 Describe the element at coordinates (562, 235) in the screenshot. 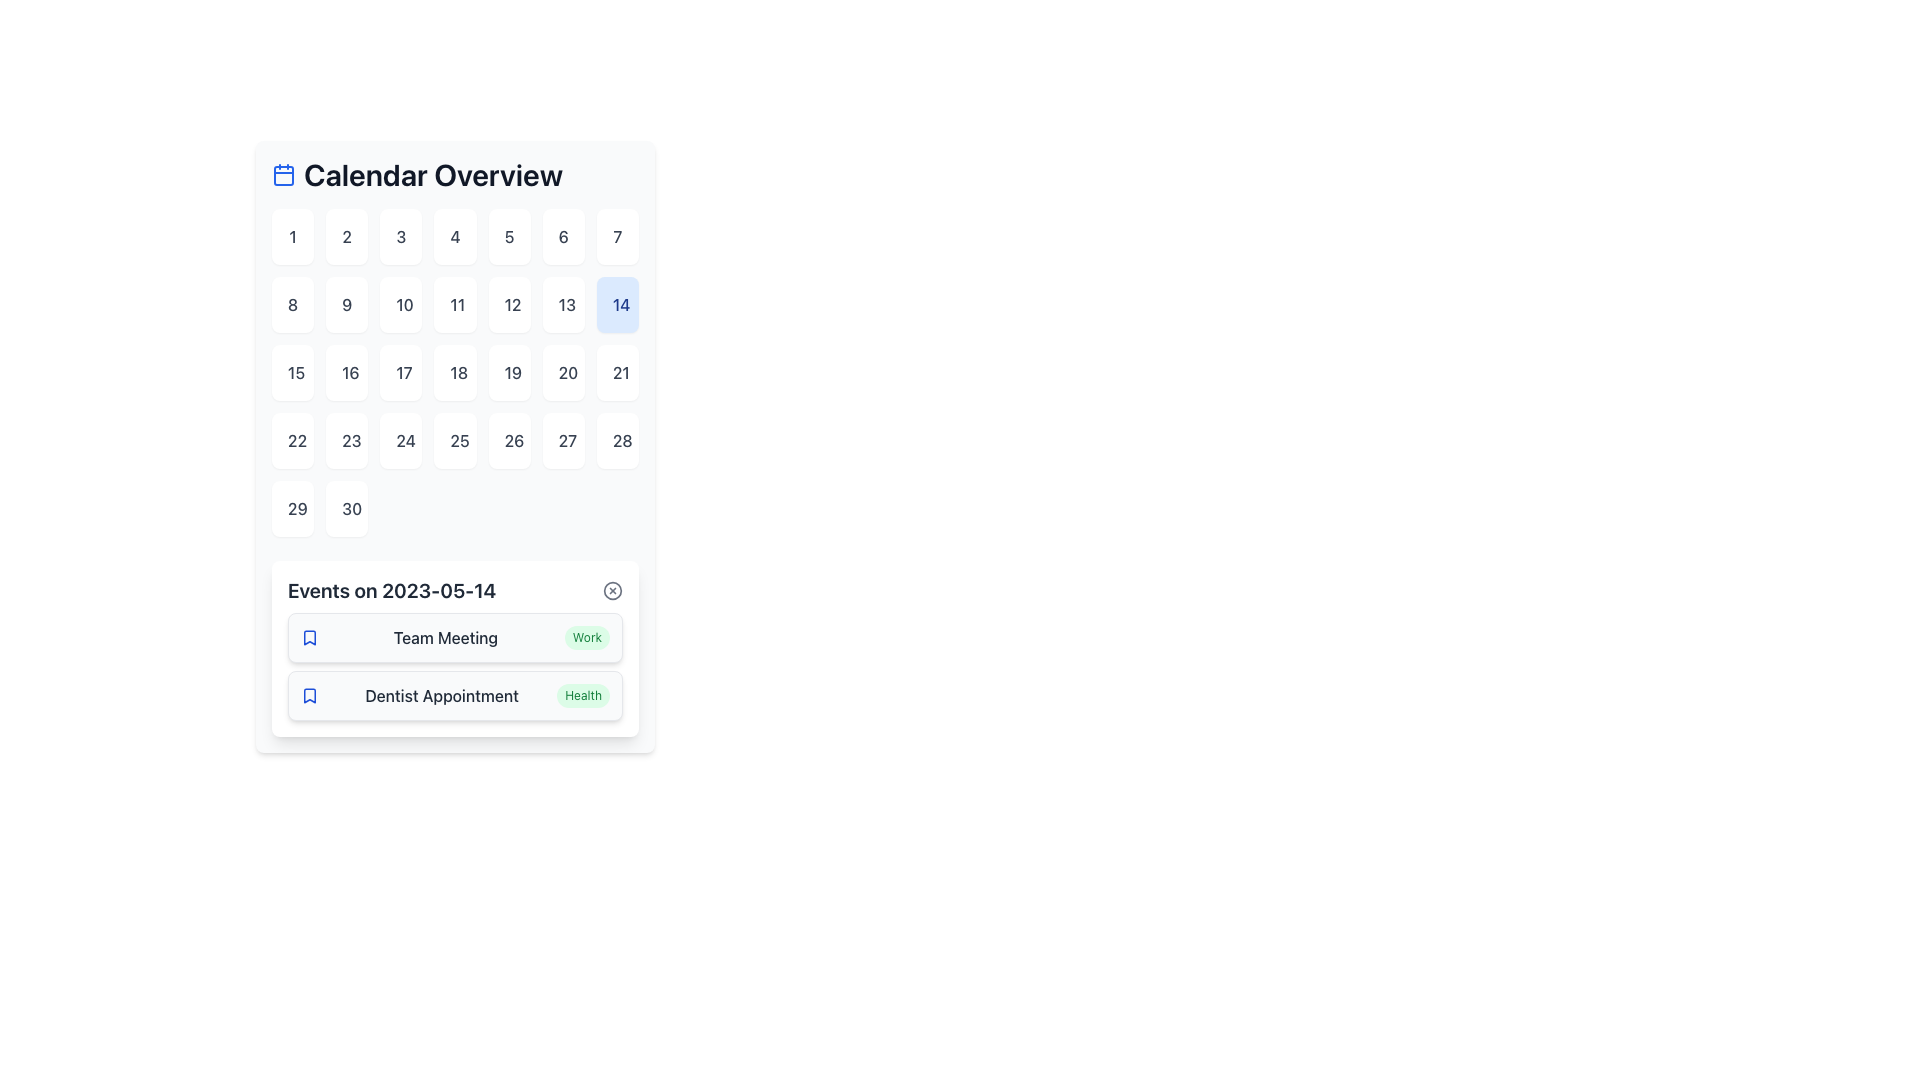

I see `the button labeled '6' in the calendar grid under the 'Calendar Overview' header` at that location.